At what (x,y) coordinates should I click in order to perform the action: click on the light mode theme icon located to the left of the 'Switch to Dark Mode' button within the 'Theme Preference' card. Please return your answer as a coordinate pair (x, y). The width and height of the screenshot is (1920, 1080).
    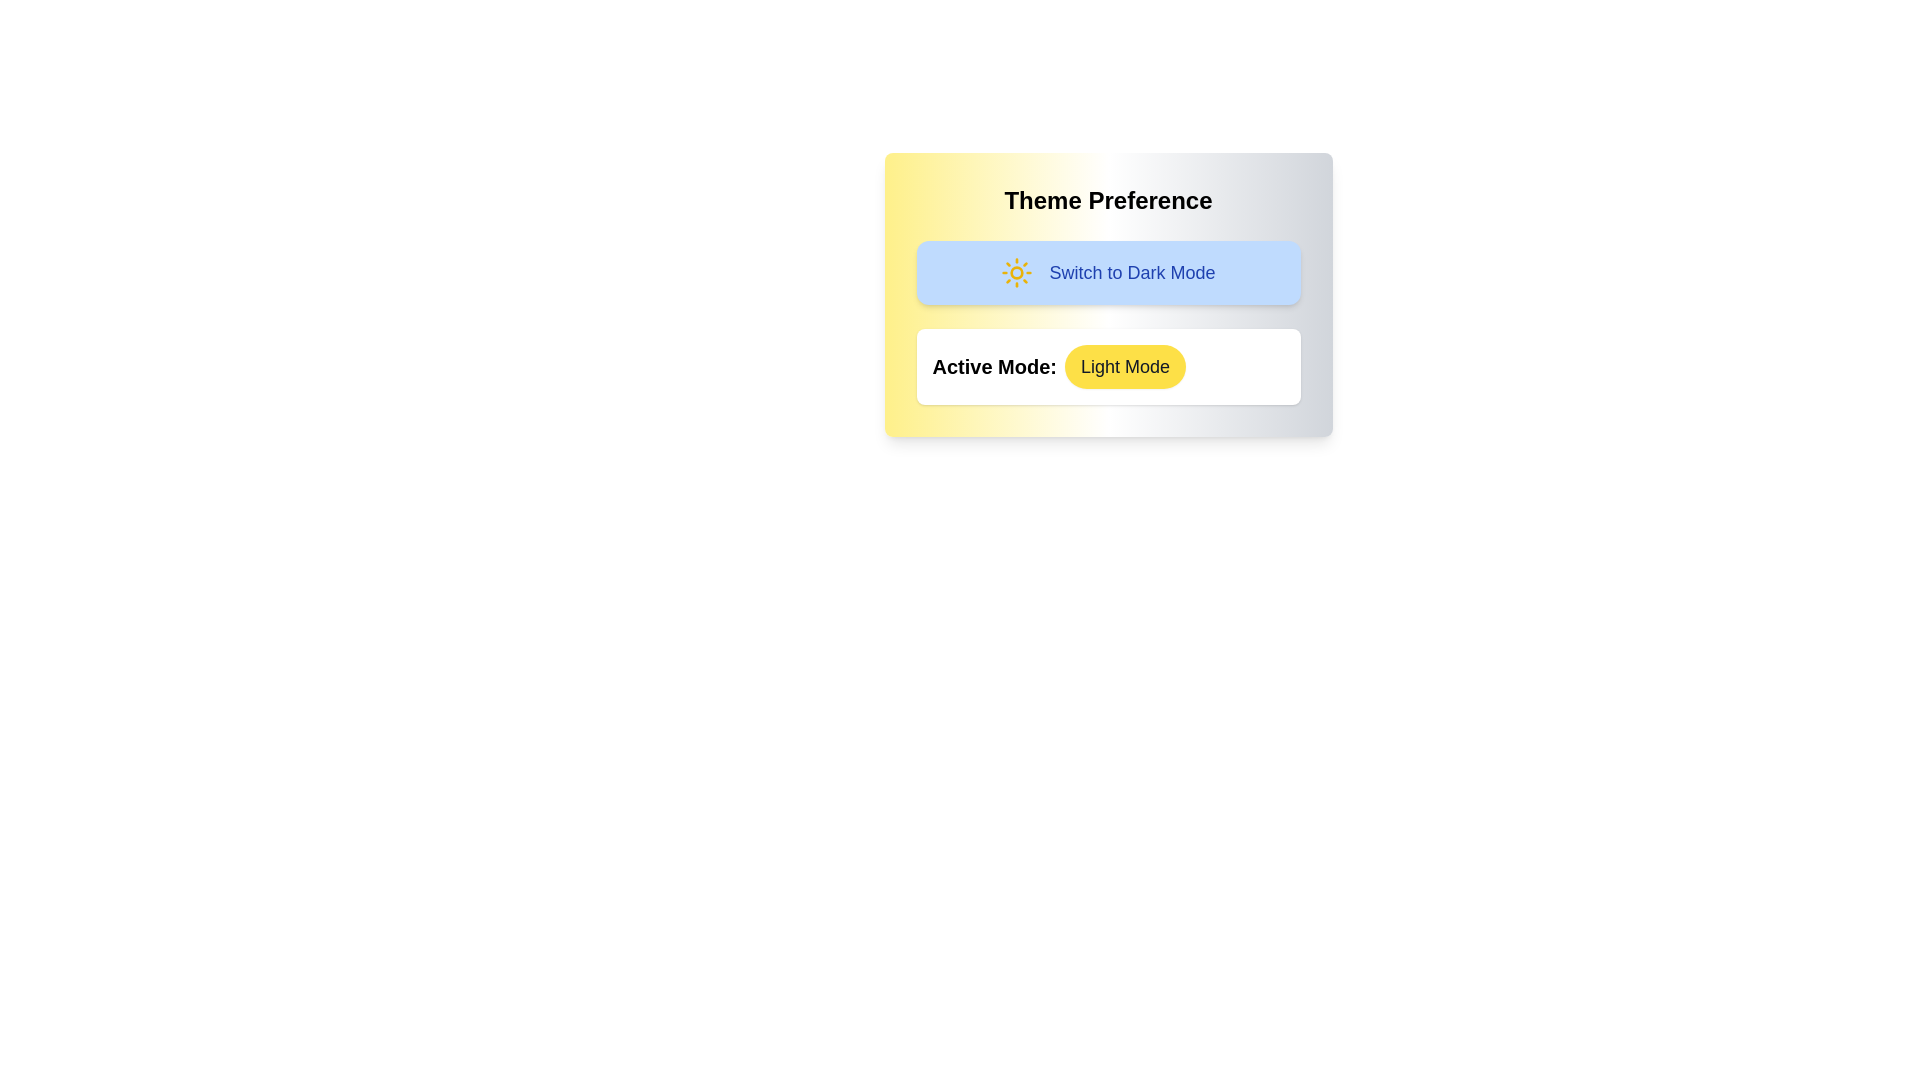
    Looking at the image, I should click on (1017, 273).